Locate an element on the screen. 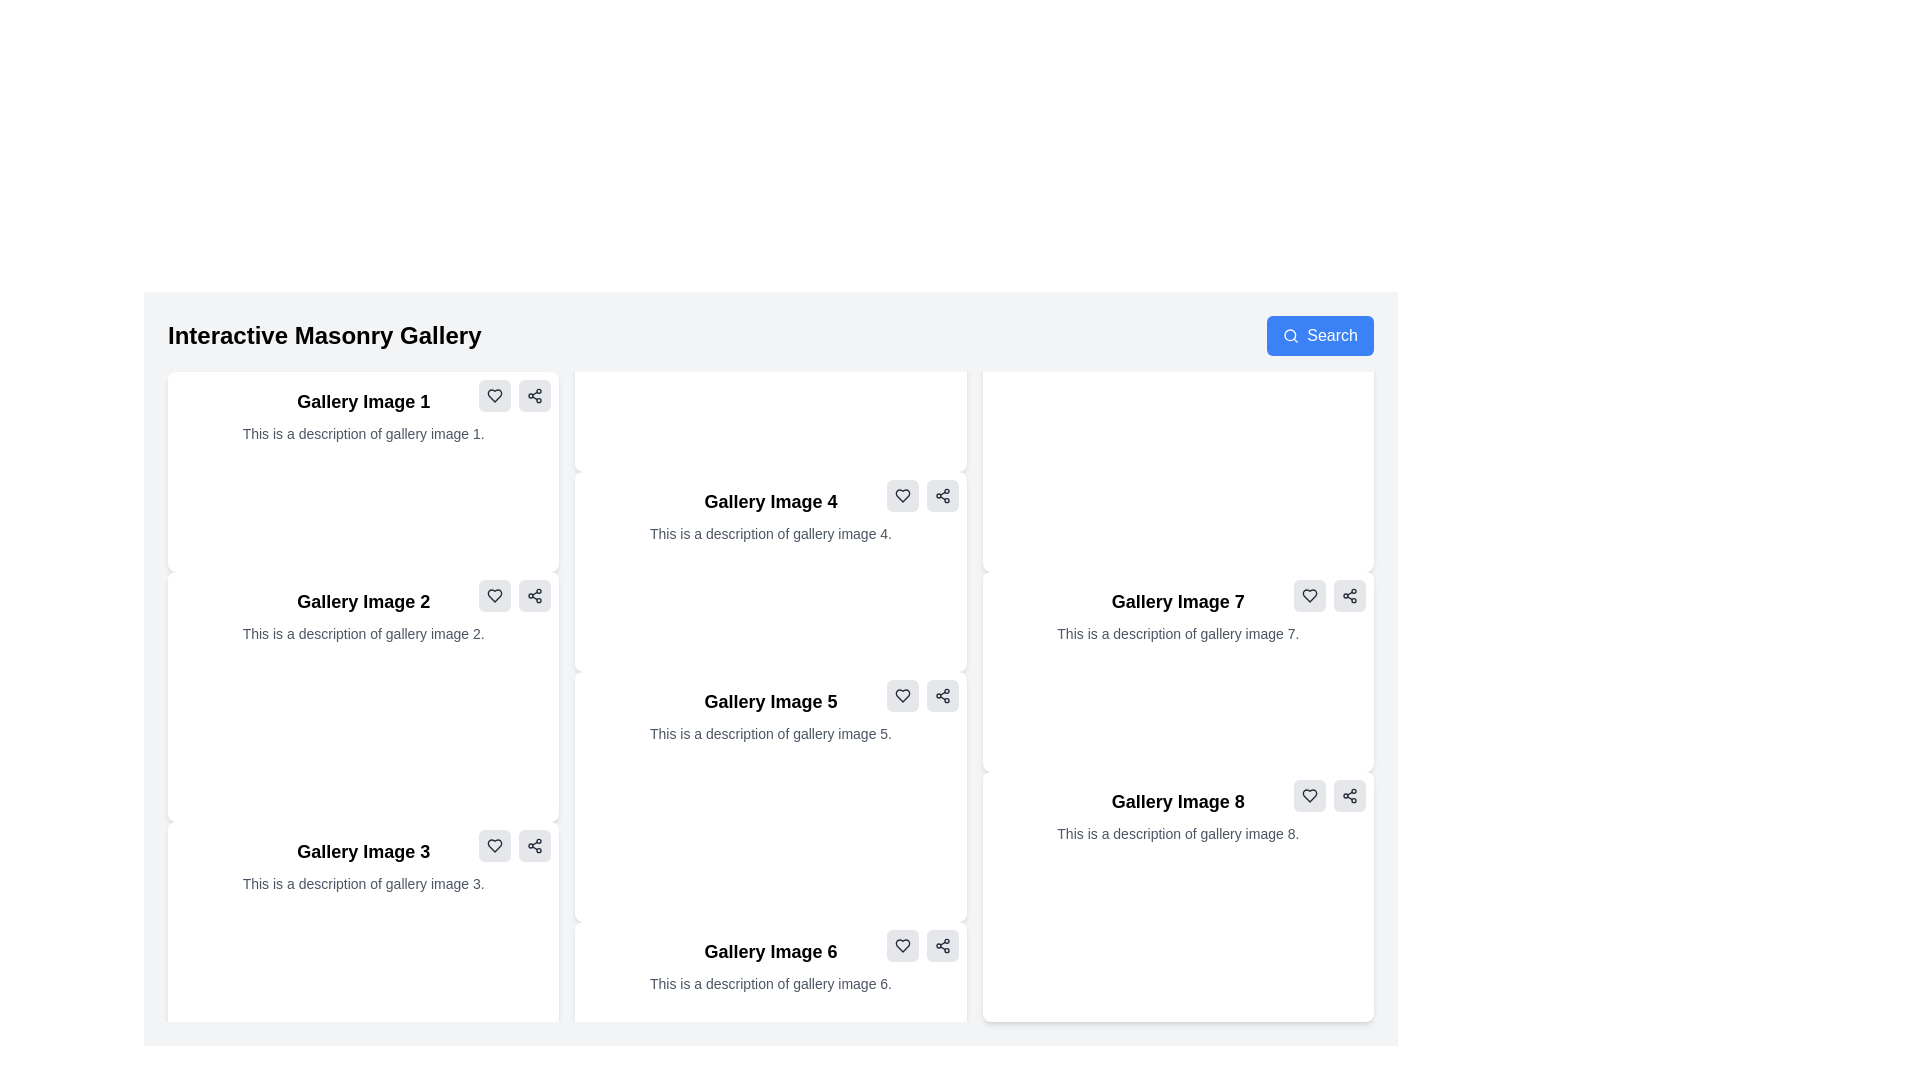  the small heart icon with a hollow center, styled with a thin line, located in the top-right corner of the card titled 'Gallery Image 8' is located at coordinates (1310, 794).